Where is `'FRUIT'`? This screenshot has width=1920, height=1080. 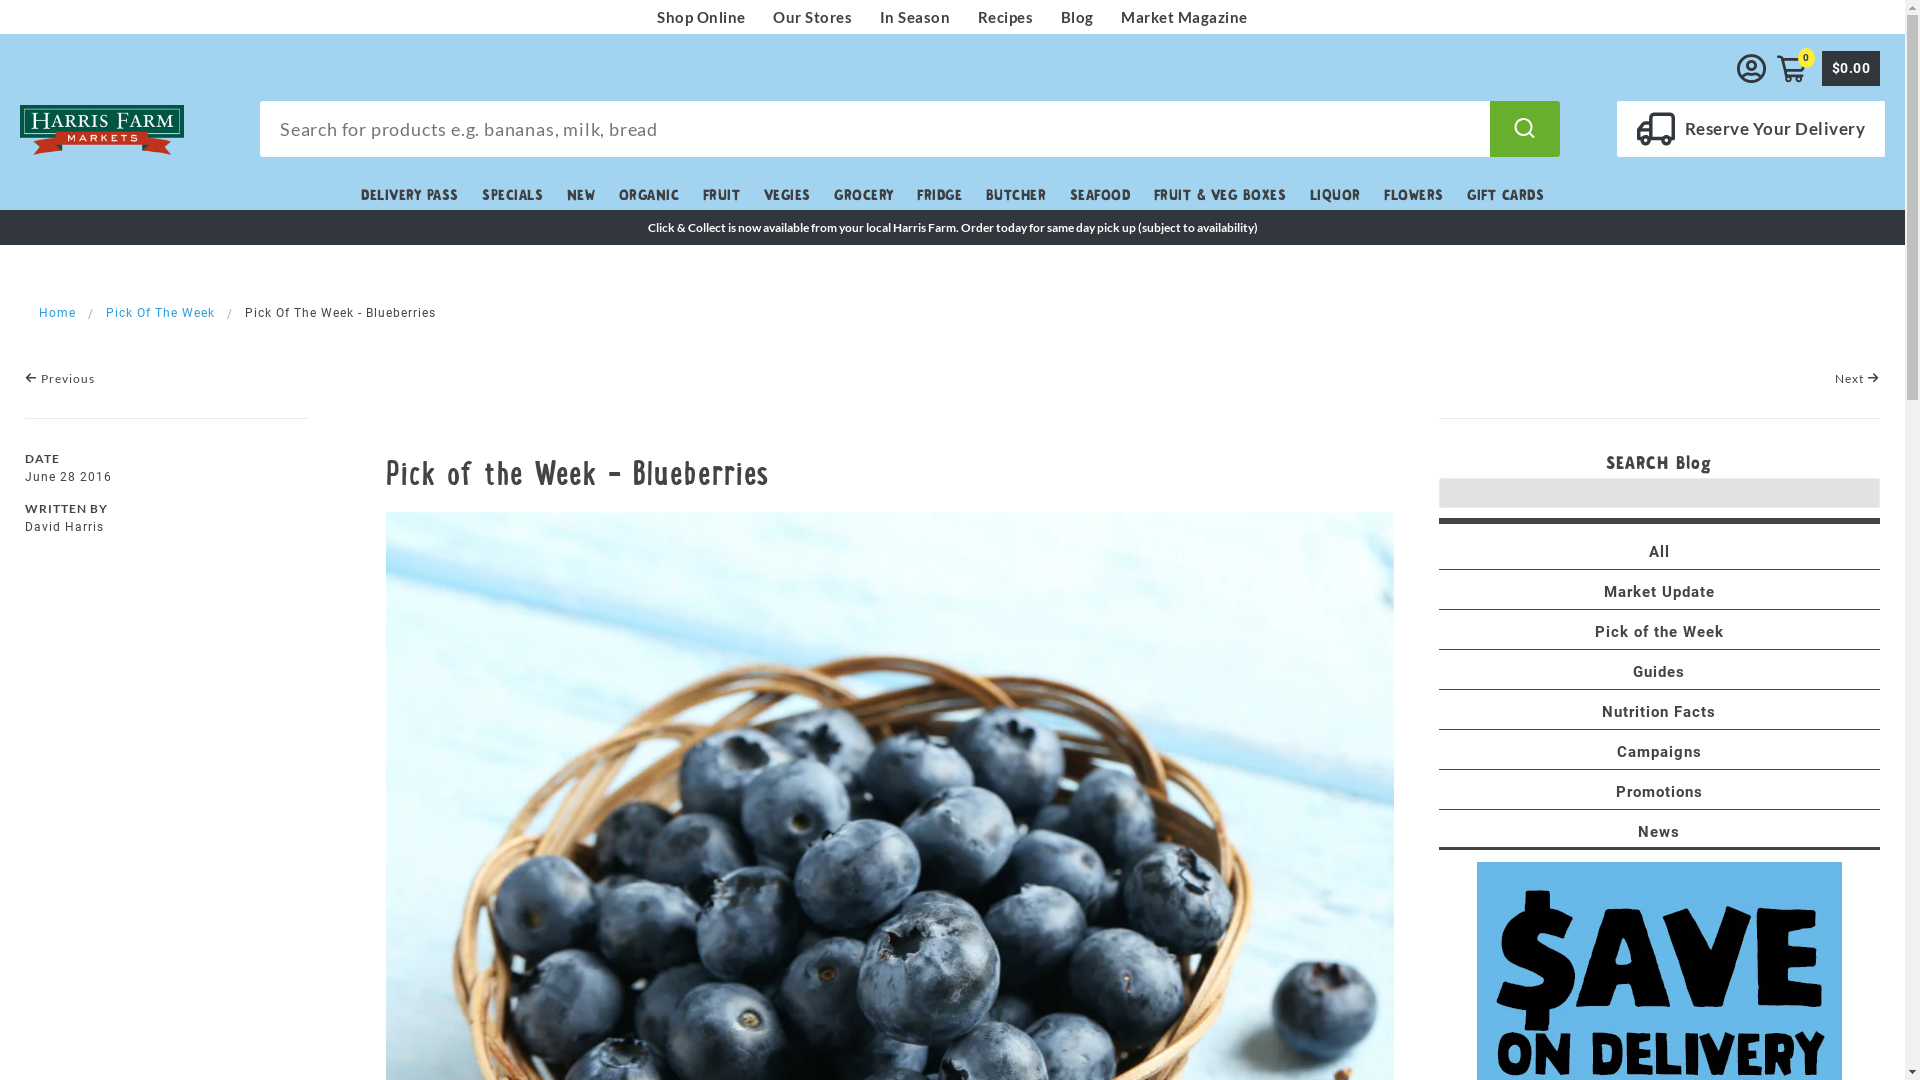 'FRUIT' is located at coordinates (720, 195).